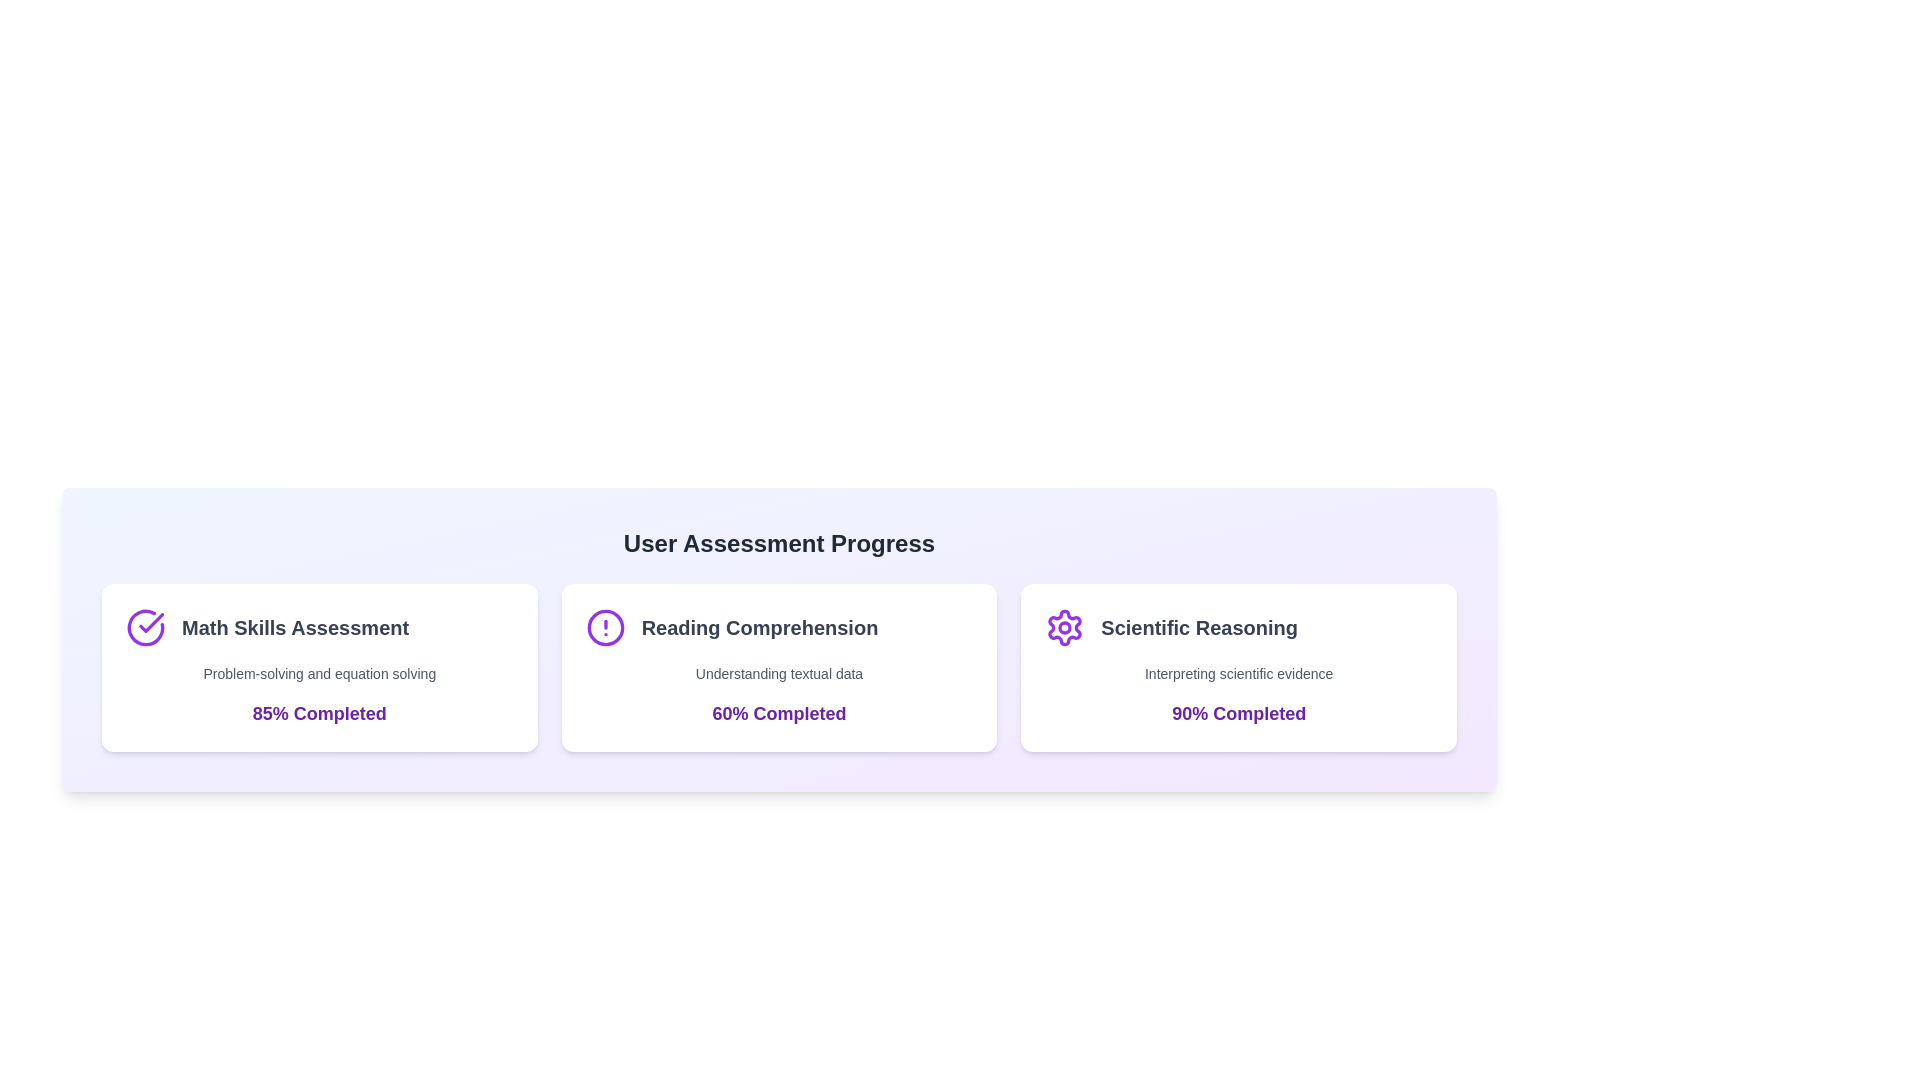 The image size is (1920, 1080). I want to click on the Static Text Label that serves as a progress indicator in the 'Math Skills Assessment' section, located beneath the subtitle 'Problem-solving and equation solving', so click(318, 712).